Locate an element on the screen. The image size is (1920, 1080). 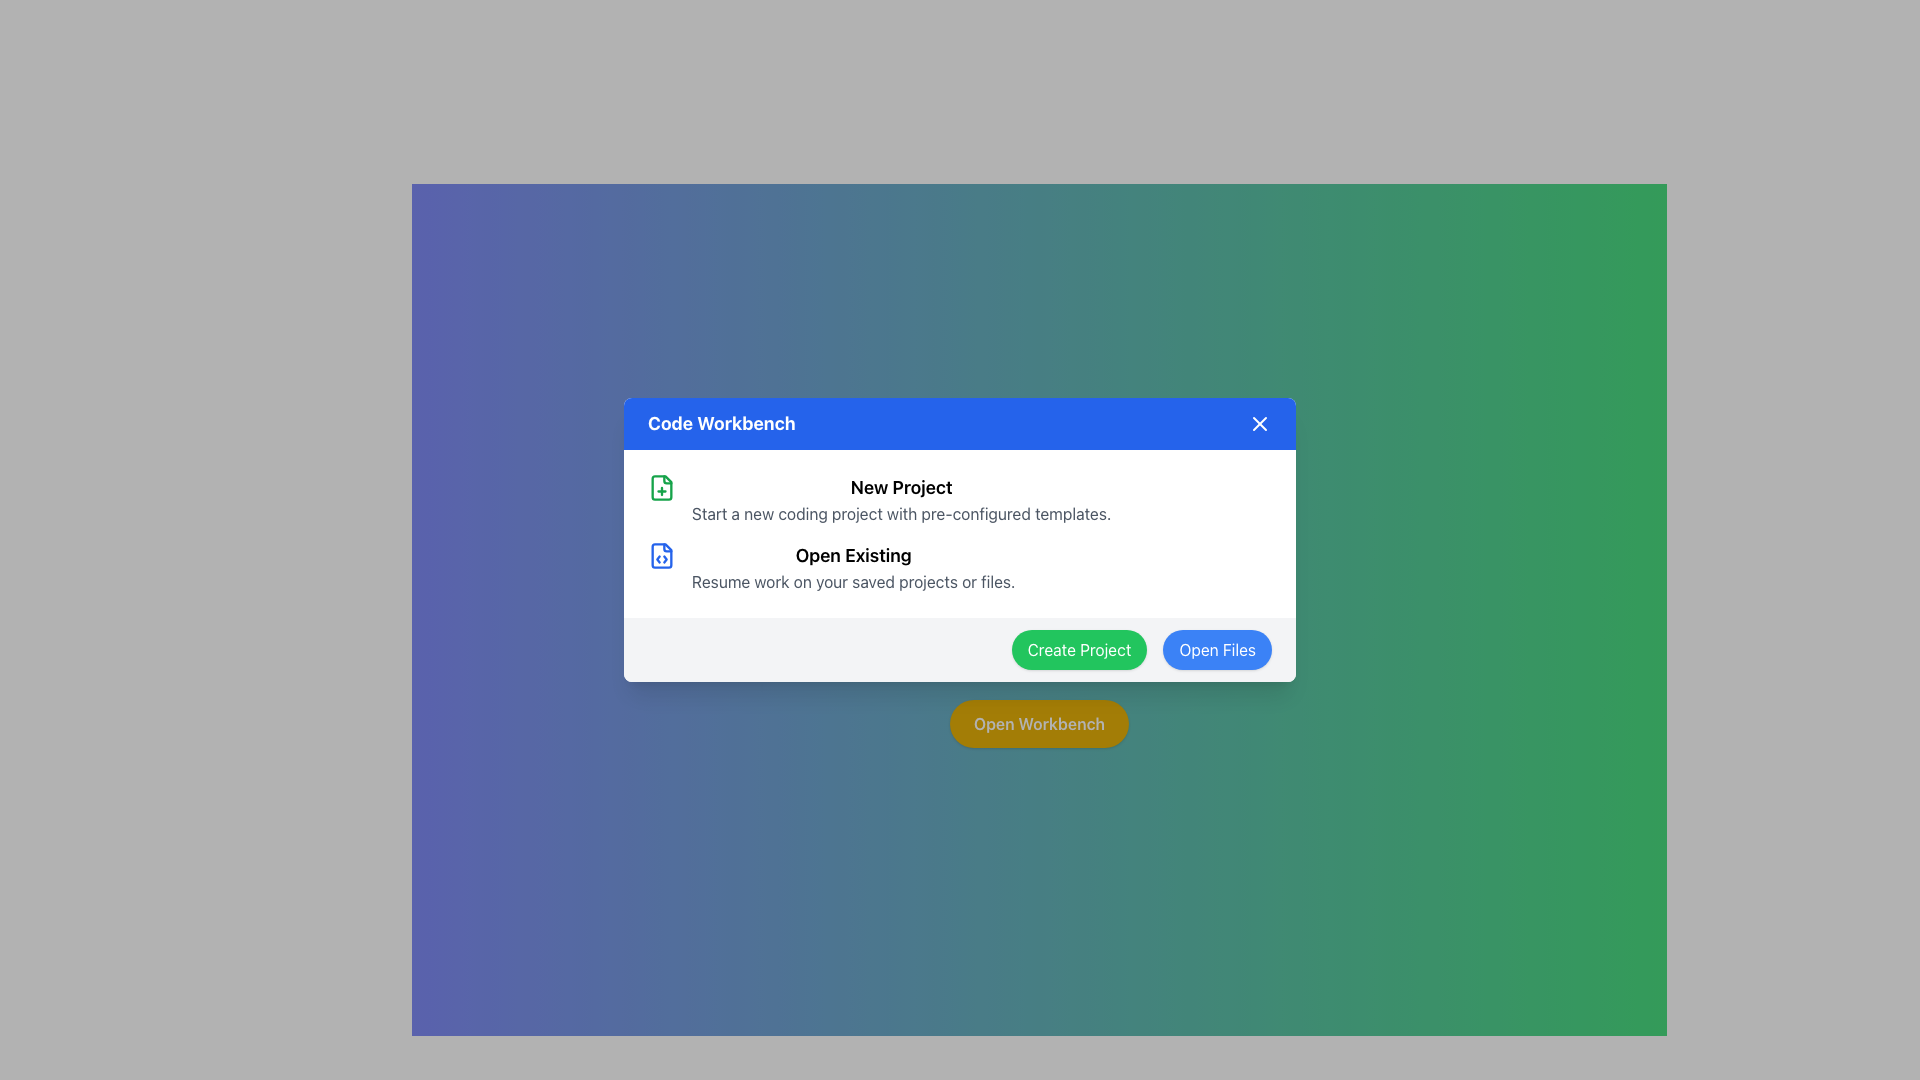
the close button with a blue background and white 'X' icon located in the top-right corner of the modal header titled 'Code Workbench' is located at coordinates (1258, 423).